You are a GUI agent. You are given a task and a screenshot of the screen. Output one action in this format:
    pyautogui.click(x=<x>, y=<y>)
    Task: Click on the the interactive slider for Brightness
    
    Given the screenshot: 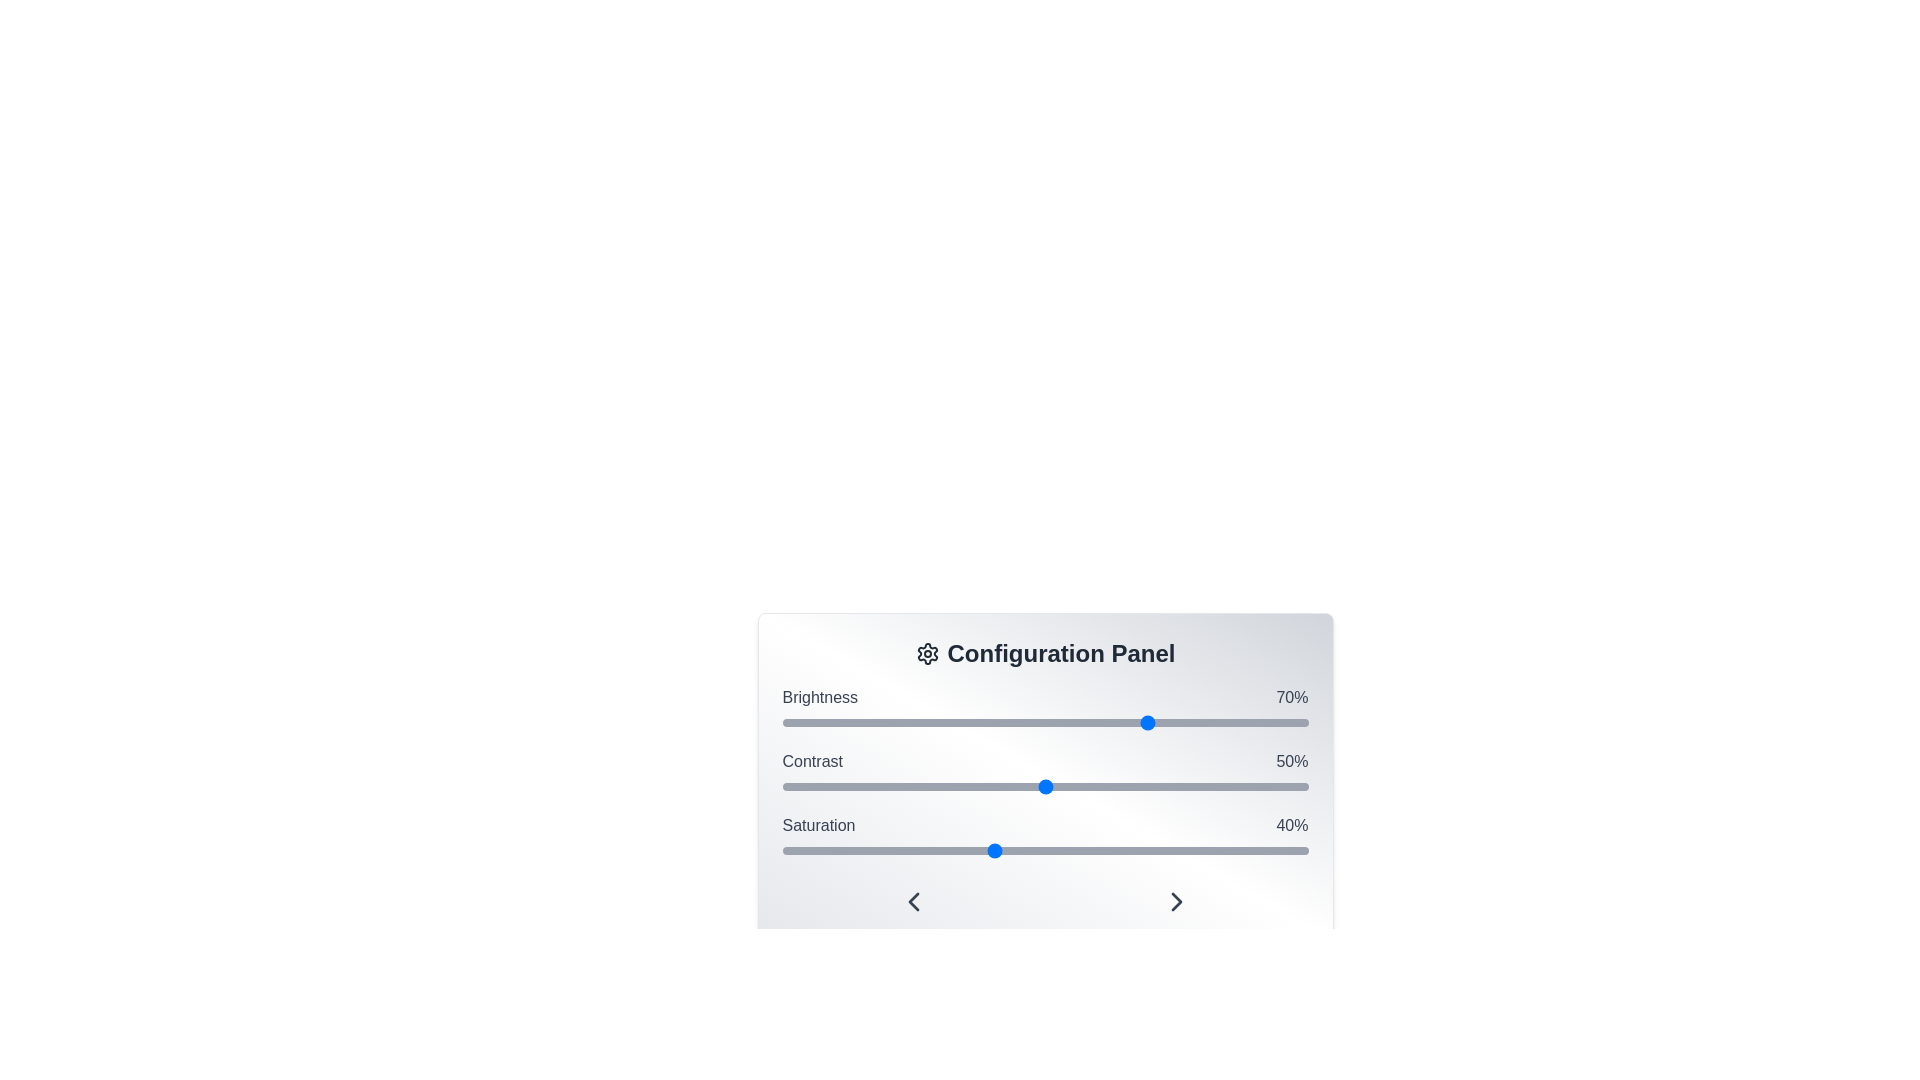 What is the action you would take?
    pyautogui.click(x=1044, y=722)
    